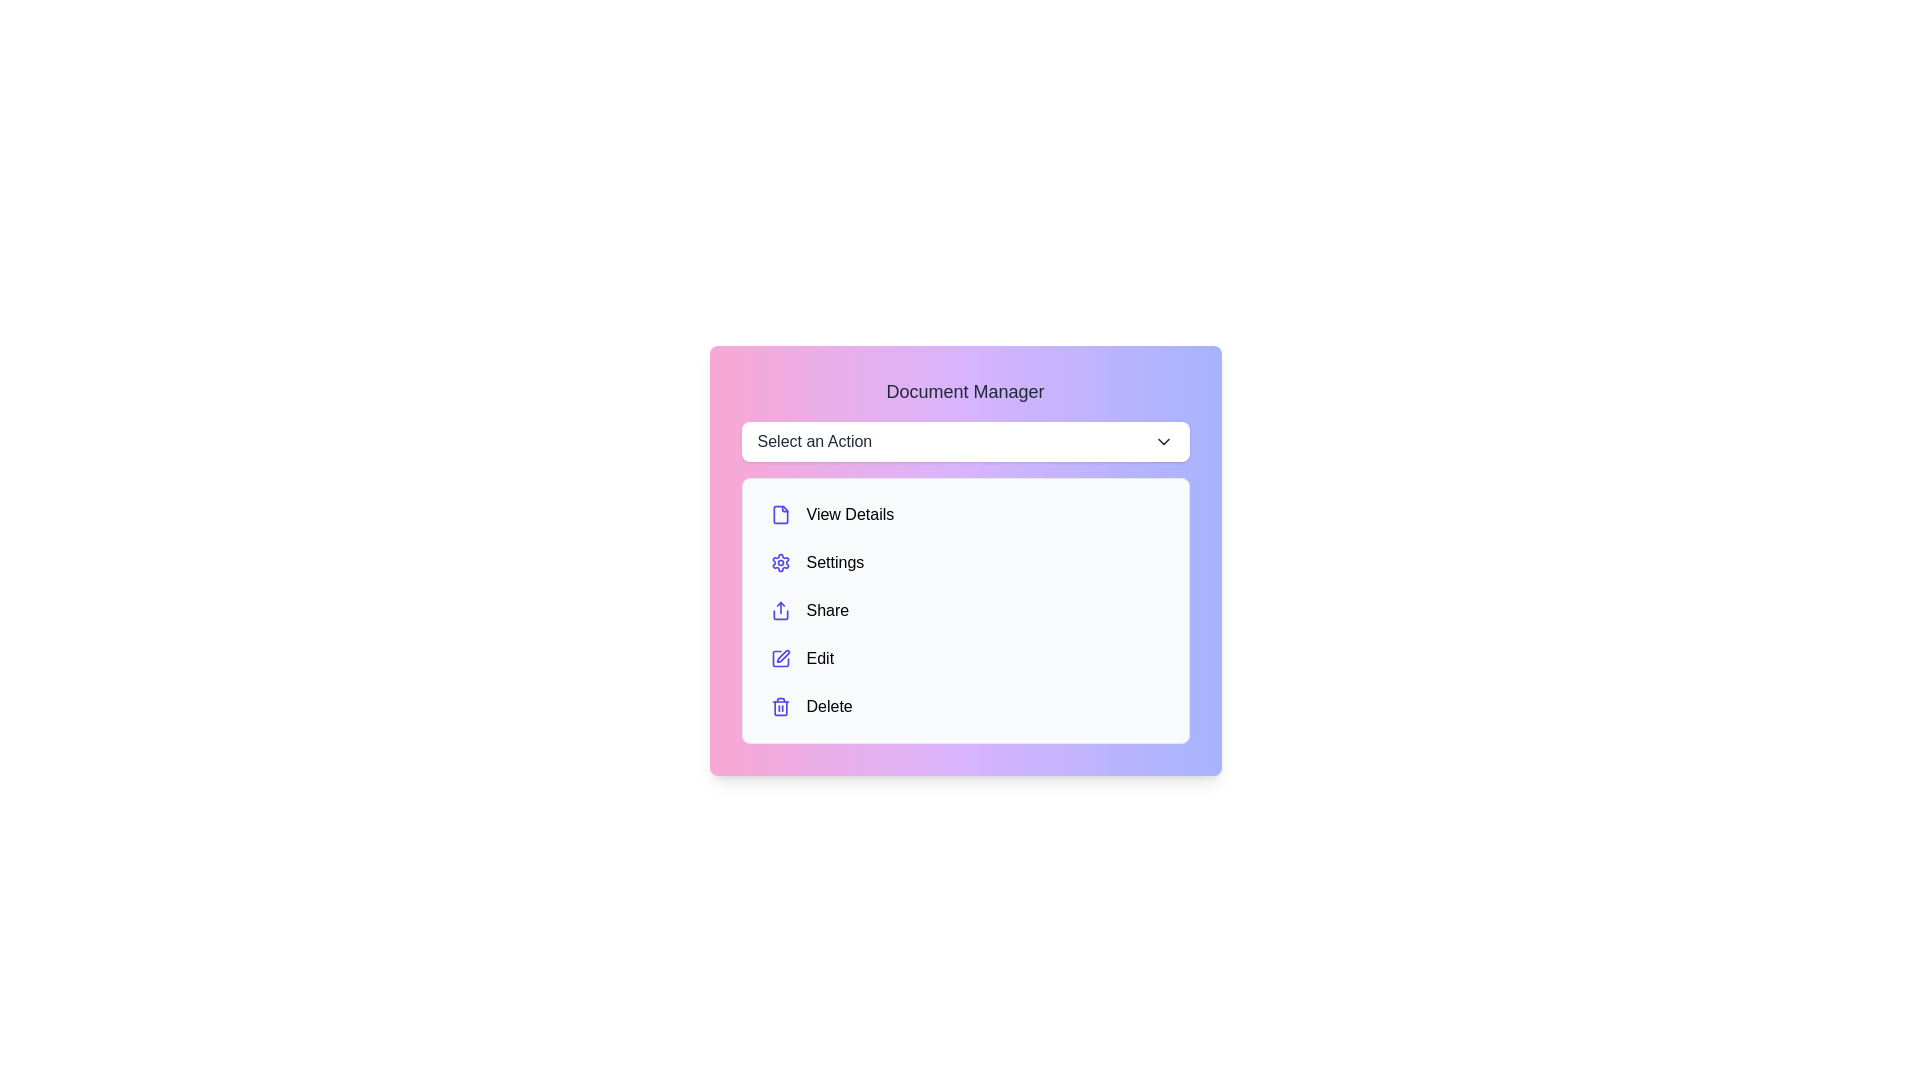 The width and height of the screenshot is (1920, 1080). Describe the element at coordinates (779, 659) in the screenshot. I see `the 'Edit' action icon located within the dropdown menu of the document manager interface, situated to the left of the 'Edit' text label` at that location.